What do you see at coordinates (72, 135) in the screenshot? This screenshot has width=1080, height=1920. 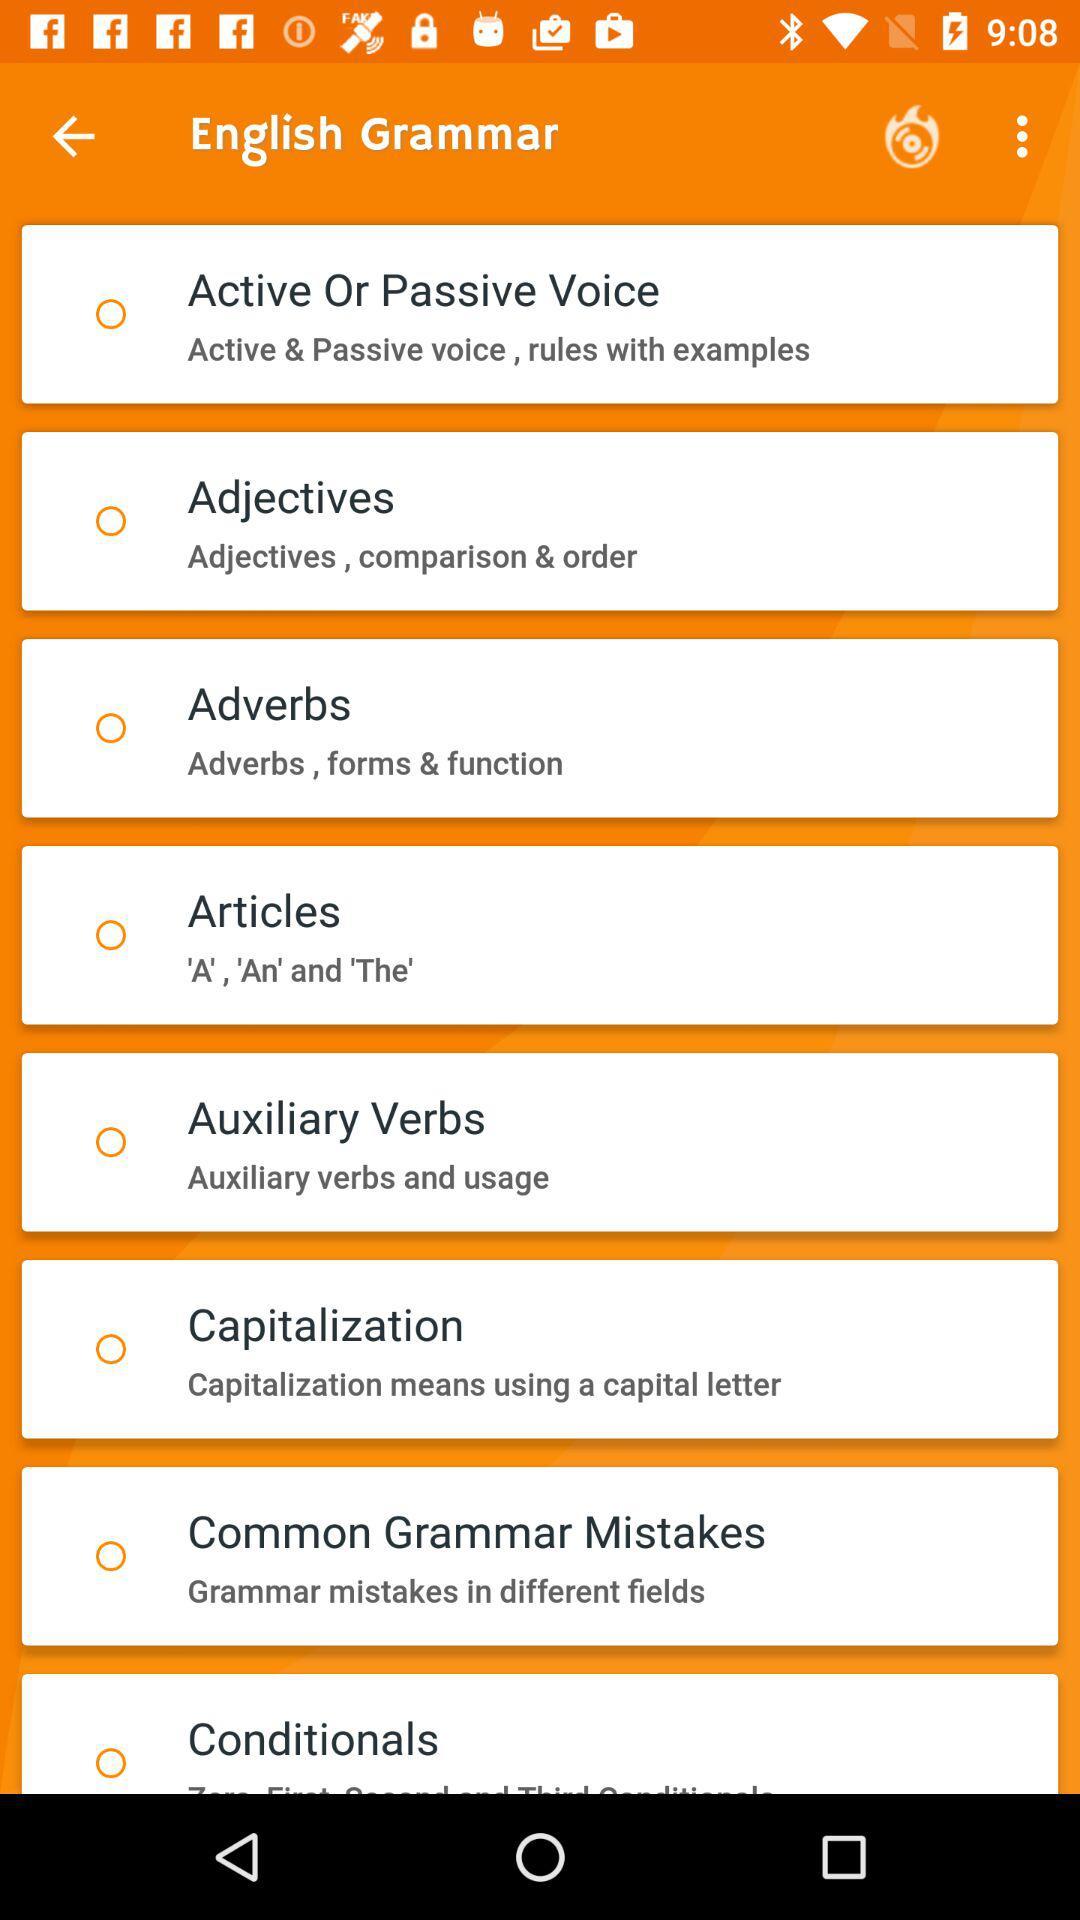 I see `the item to the left of the english grammar icon` at bounding box center [72, 135].